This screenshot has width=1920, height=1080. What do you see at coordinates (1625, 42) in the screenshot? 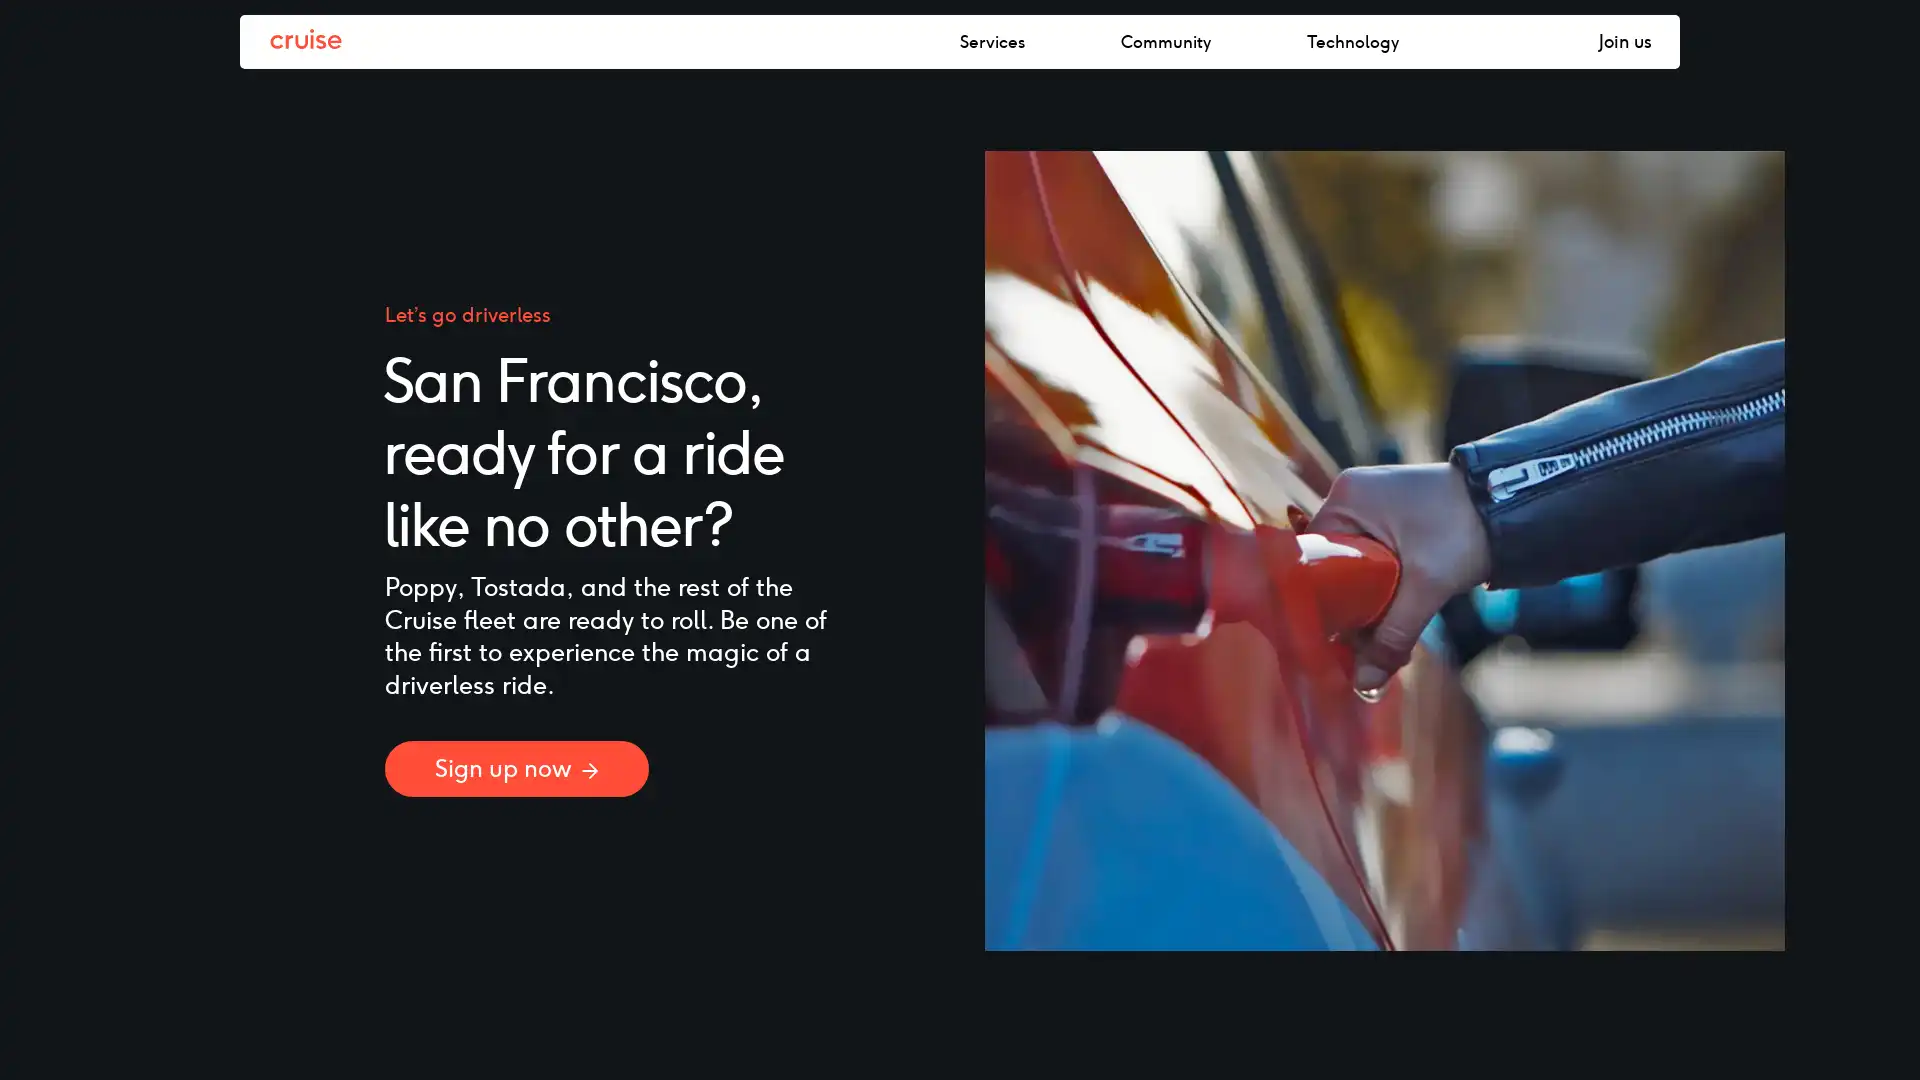
I see `Join us` at bounding box center [1625, 42].